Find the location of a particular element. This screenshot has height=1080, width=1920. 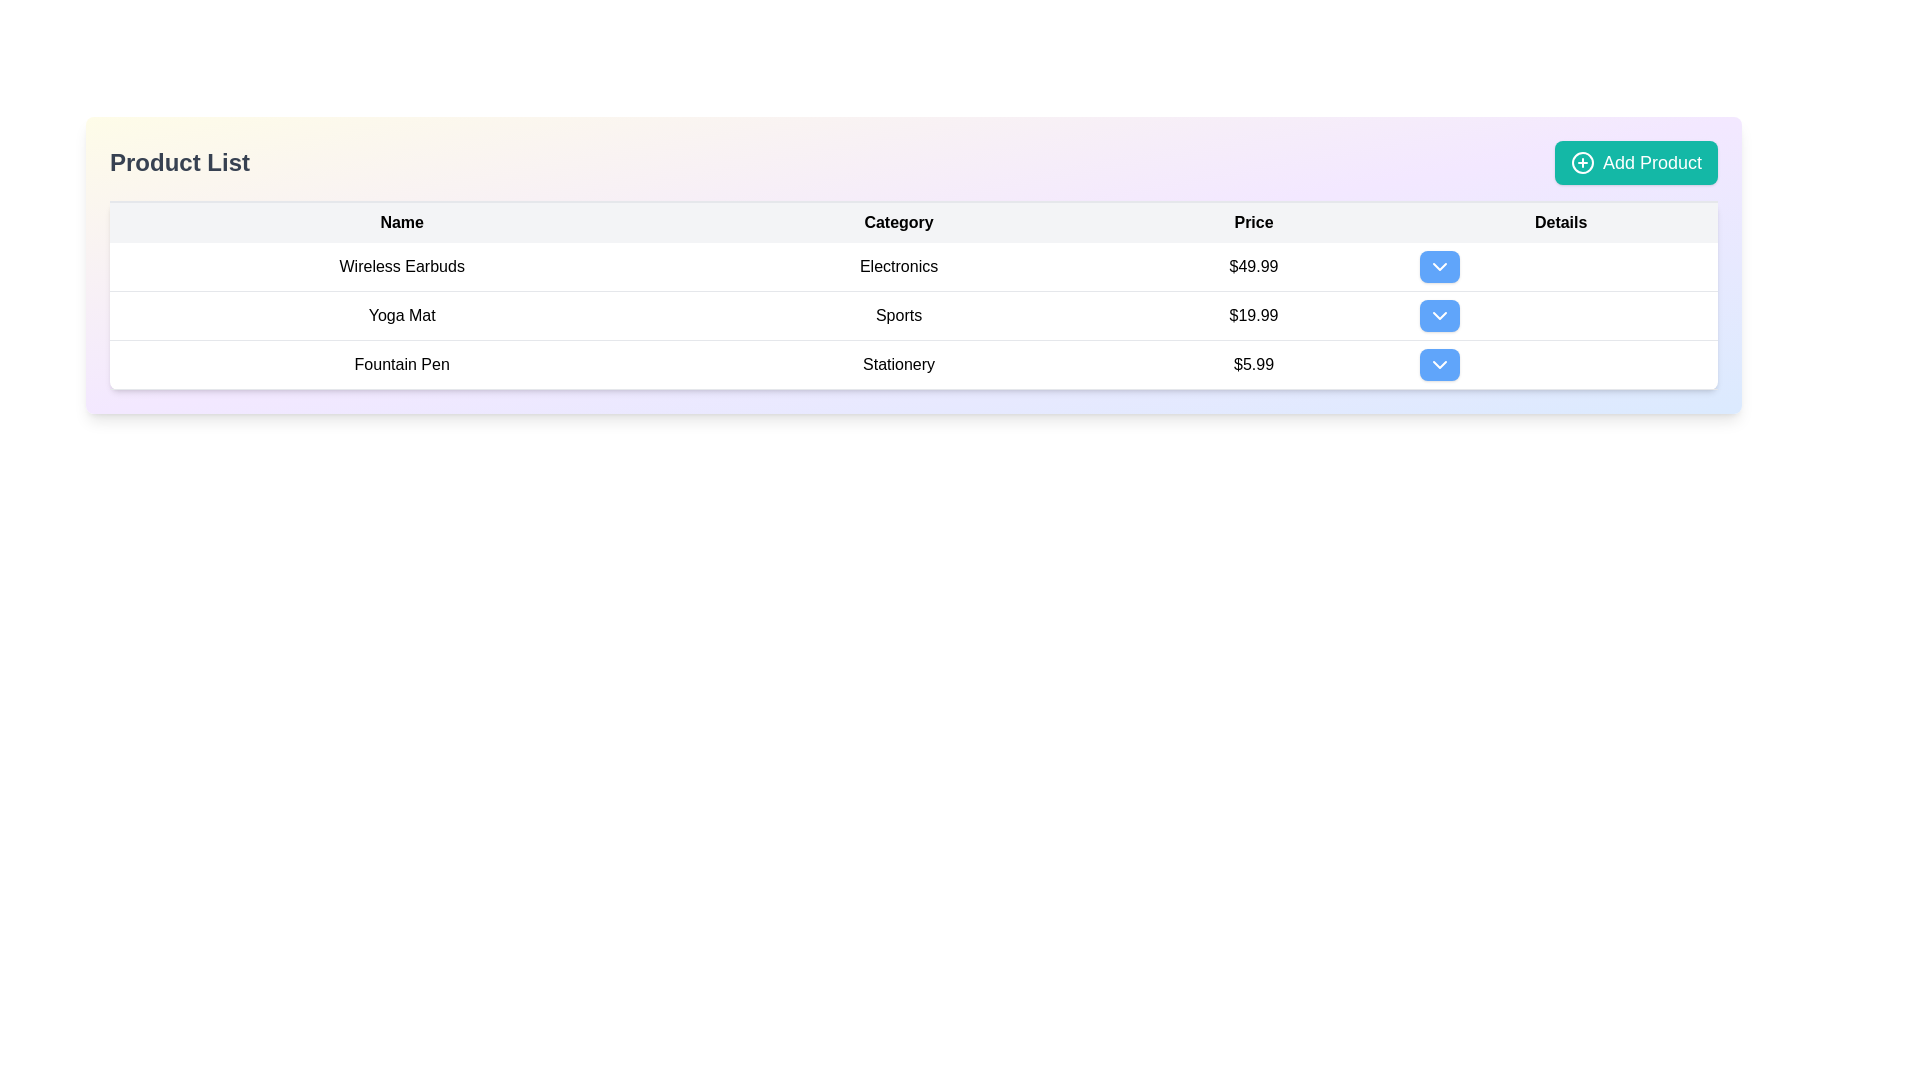

the circular graphical element centered within the green 'Add Product' button located at the top-right part of the interface is located at coordinates (1581, 161).